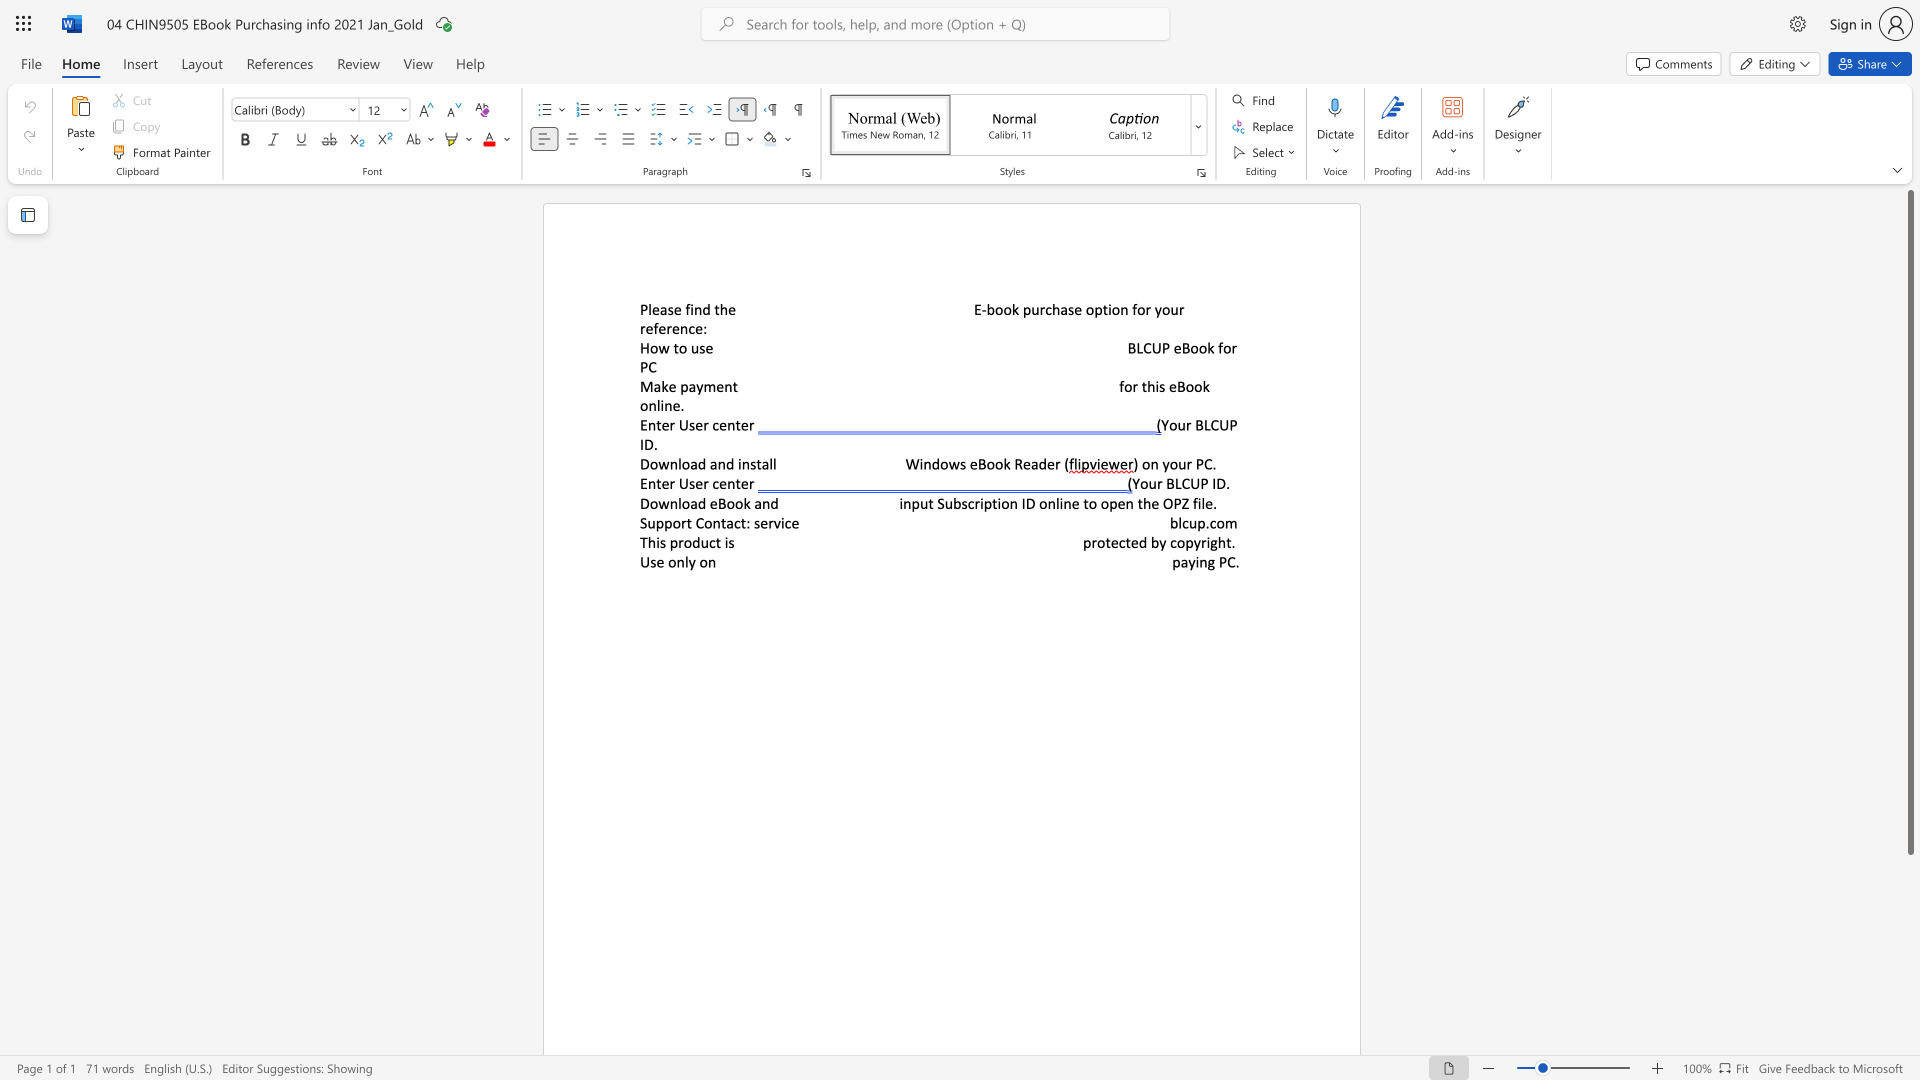  Describe the element at coordinates (770, 464) in the screenshot. I see `the 2th character "l" in the text` at that location.